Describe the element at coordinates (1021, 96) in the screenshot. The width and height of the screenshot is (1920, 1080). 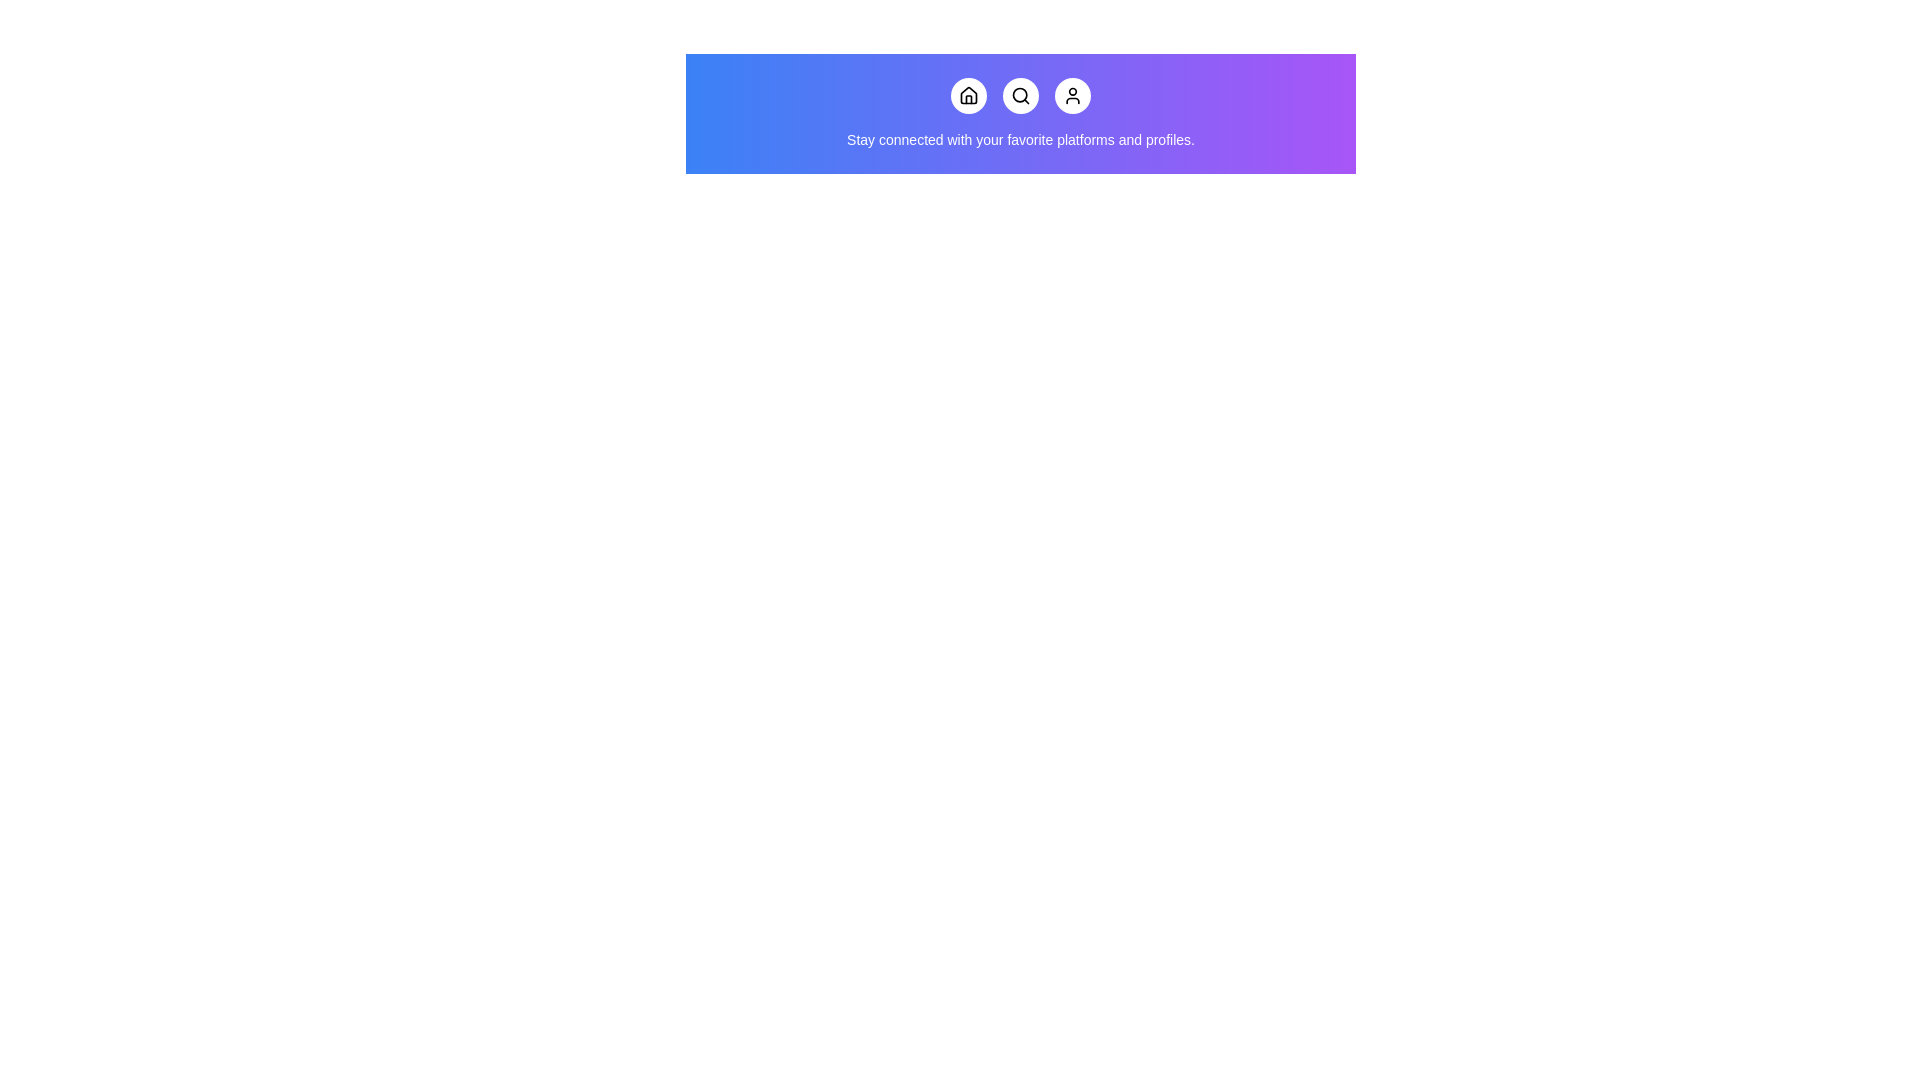
I see `the search icon button located as the second icon from the left in a horizontal sequence at the top-middle of the interface` at that location.